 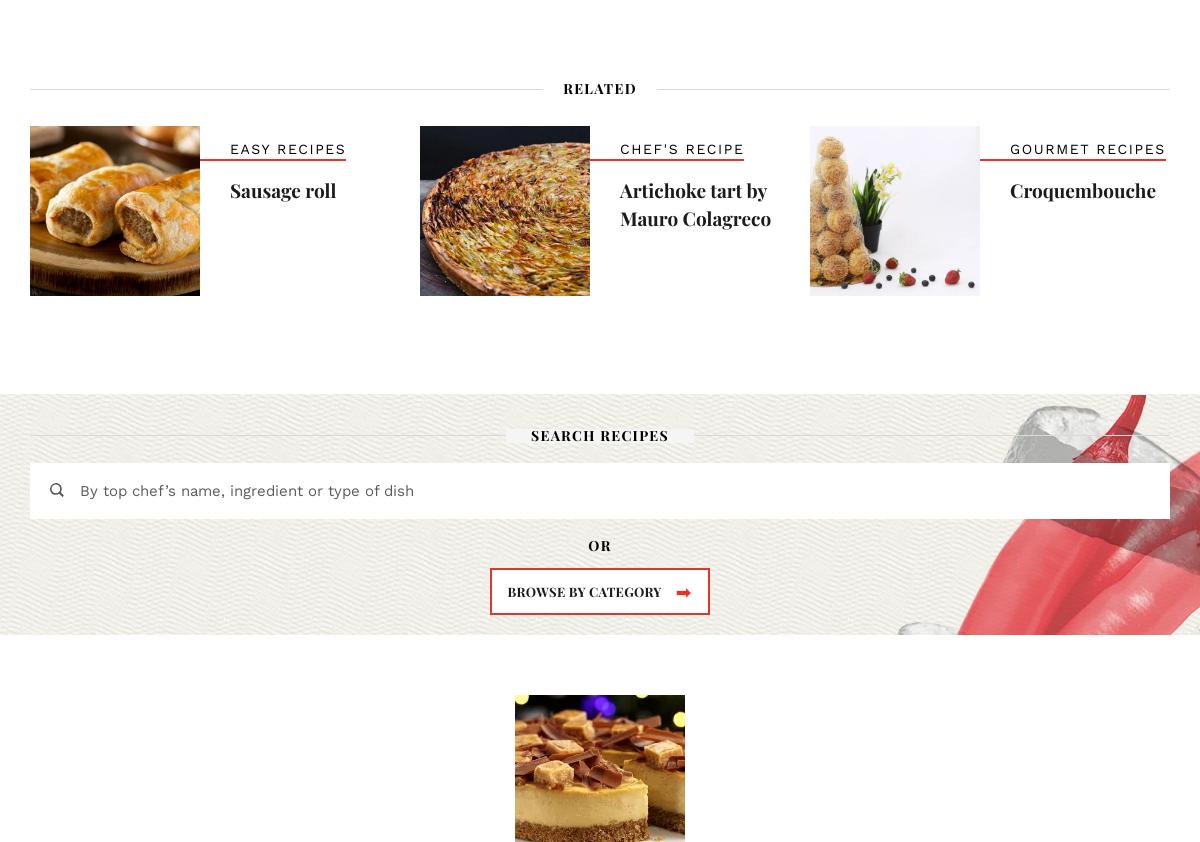 What do you see at coordinates (620, 202) in the screenshot?
I see `'Artichoke tart by Mauro Colagreco'` at bounding box center [620, 202].